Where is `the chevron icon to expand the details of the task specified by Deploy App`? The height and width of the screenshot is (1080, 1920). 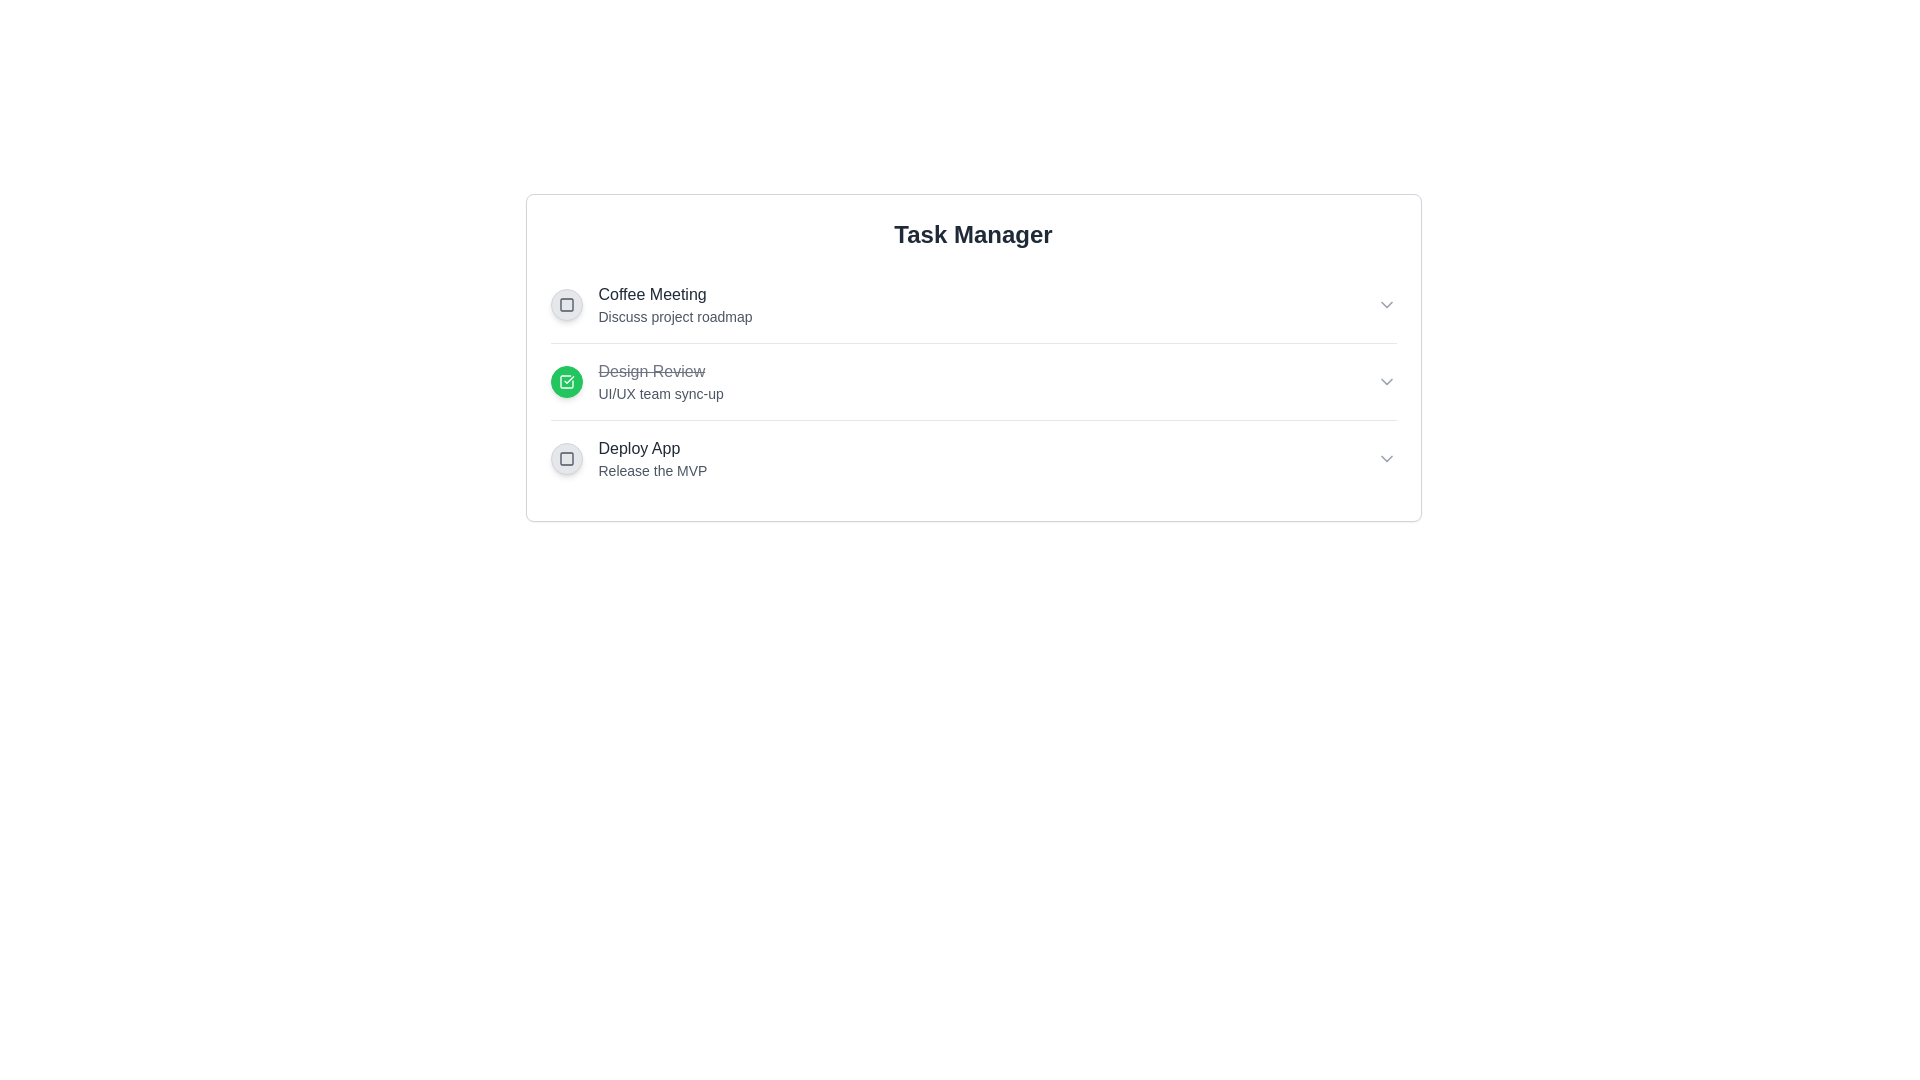
the chevron icon to expand the details of the task specified by Deploy App is located at coordinates (1385, 459).